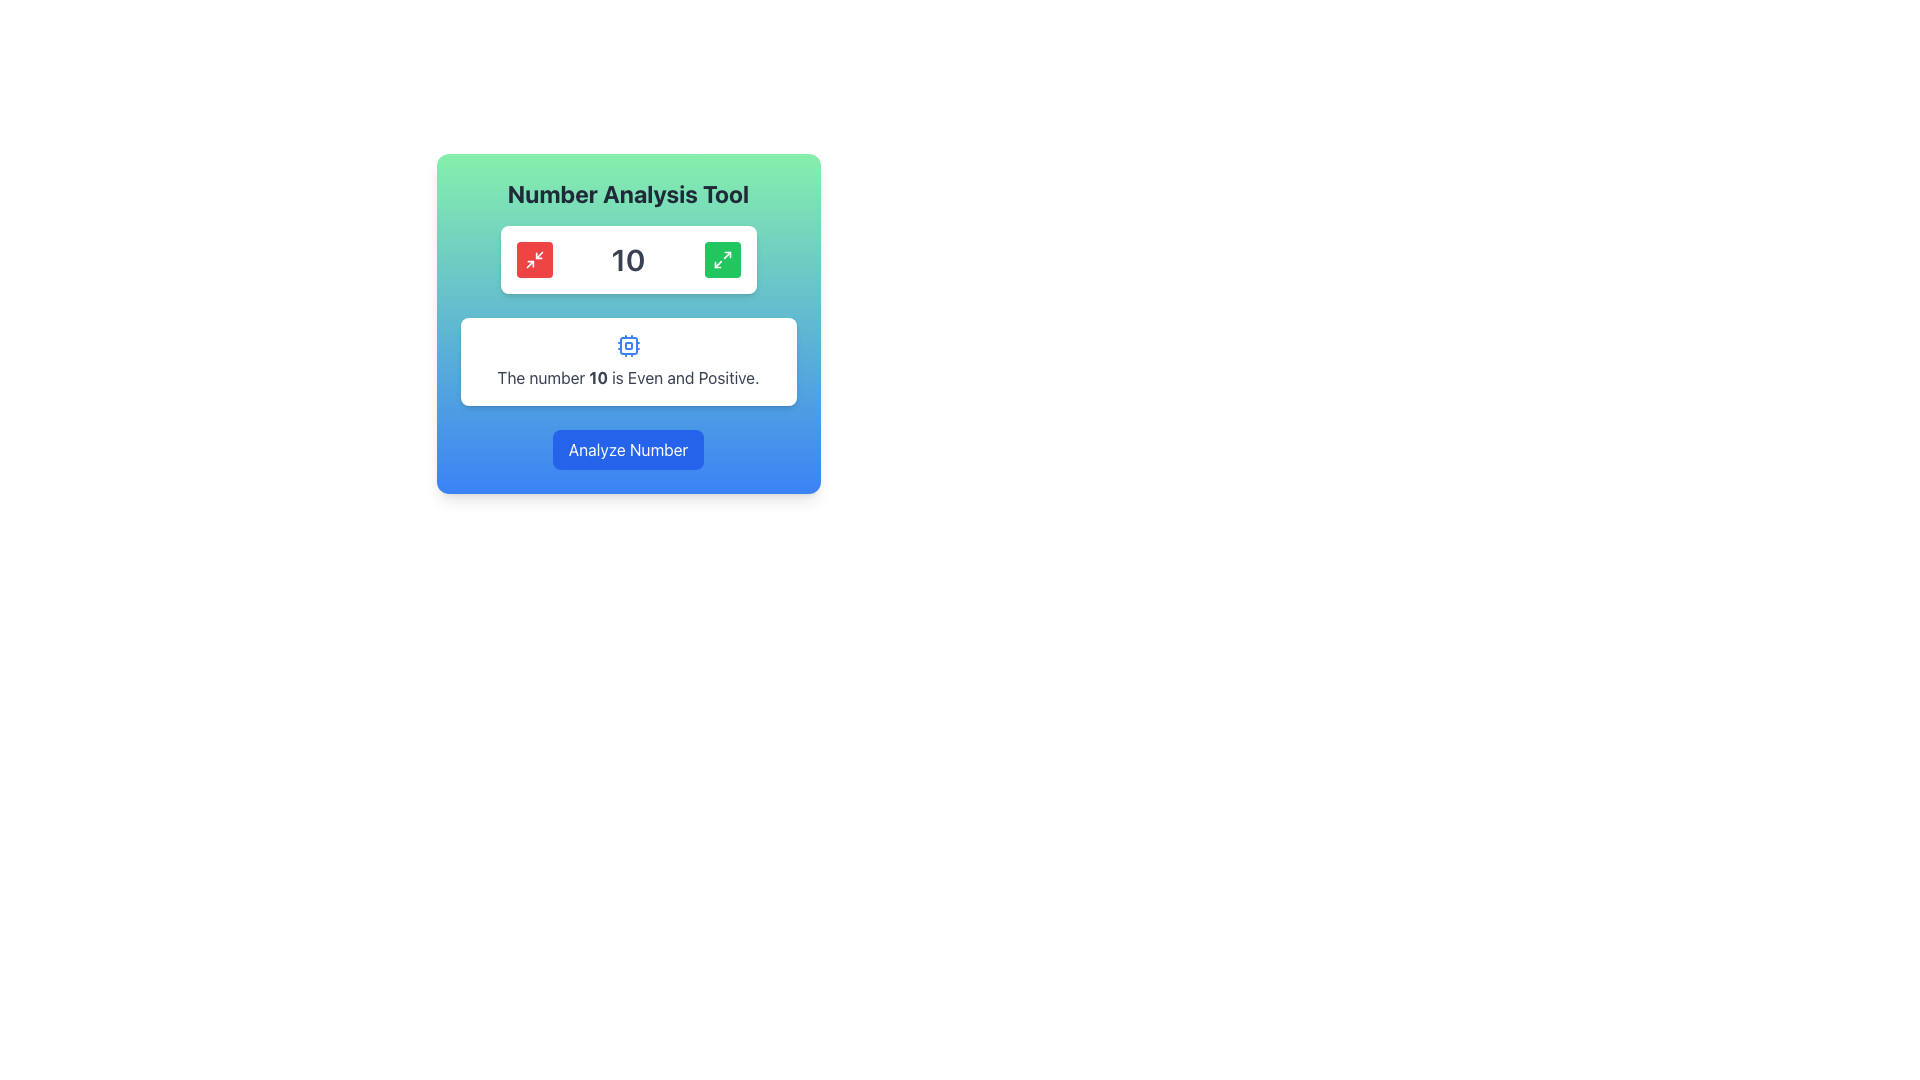  What do you see at coordinates (627, 345) in the screenshot?
I see `the blue CPU-like SVG icon that is centered above the text 'The number 10 is Even and Positive.'` at bounding box center [627, 345].